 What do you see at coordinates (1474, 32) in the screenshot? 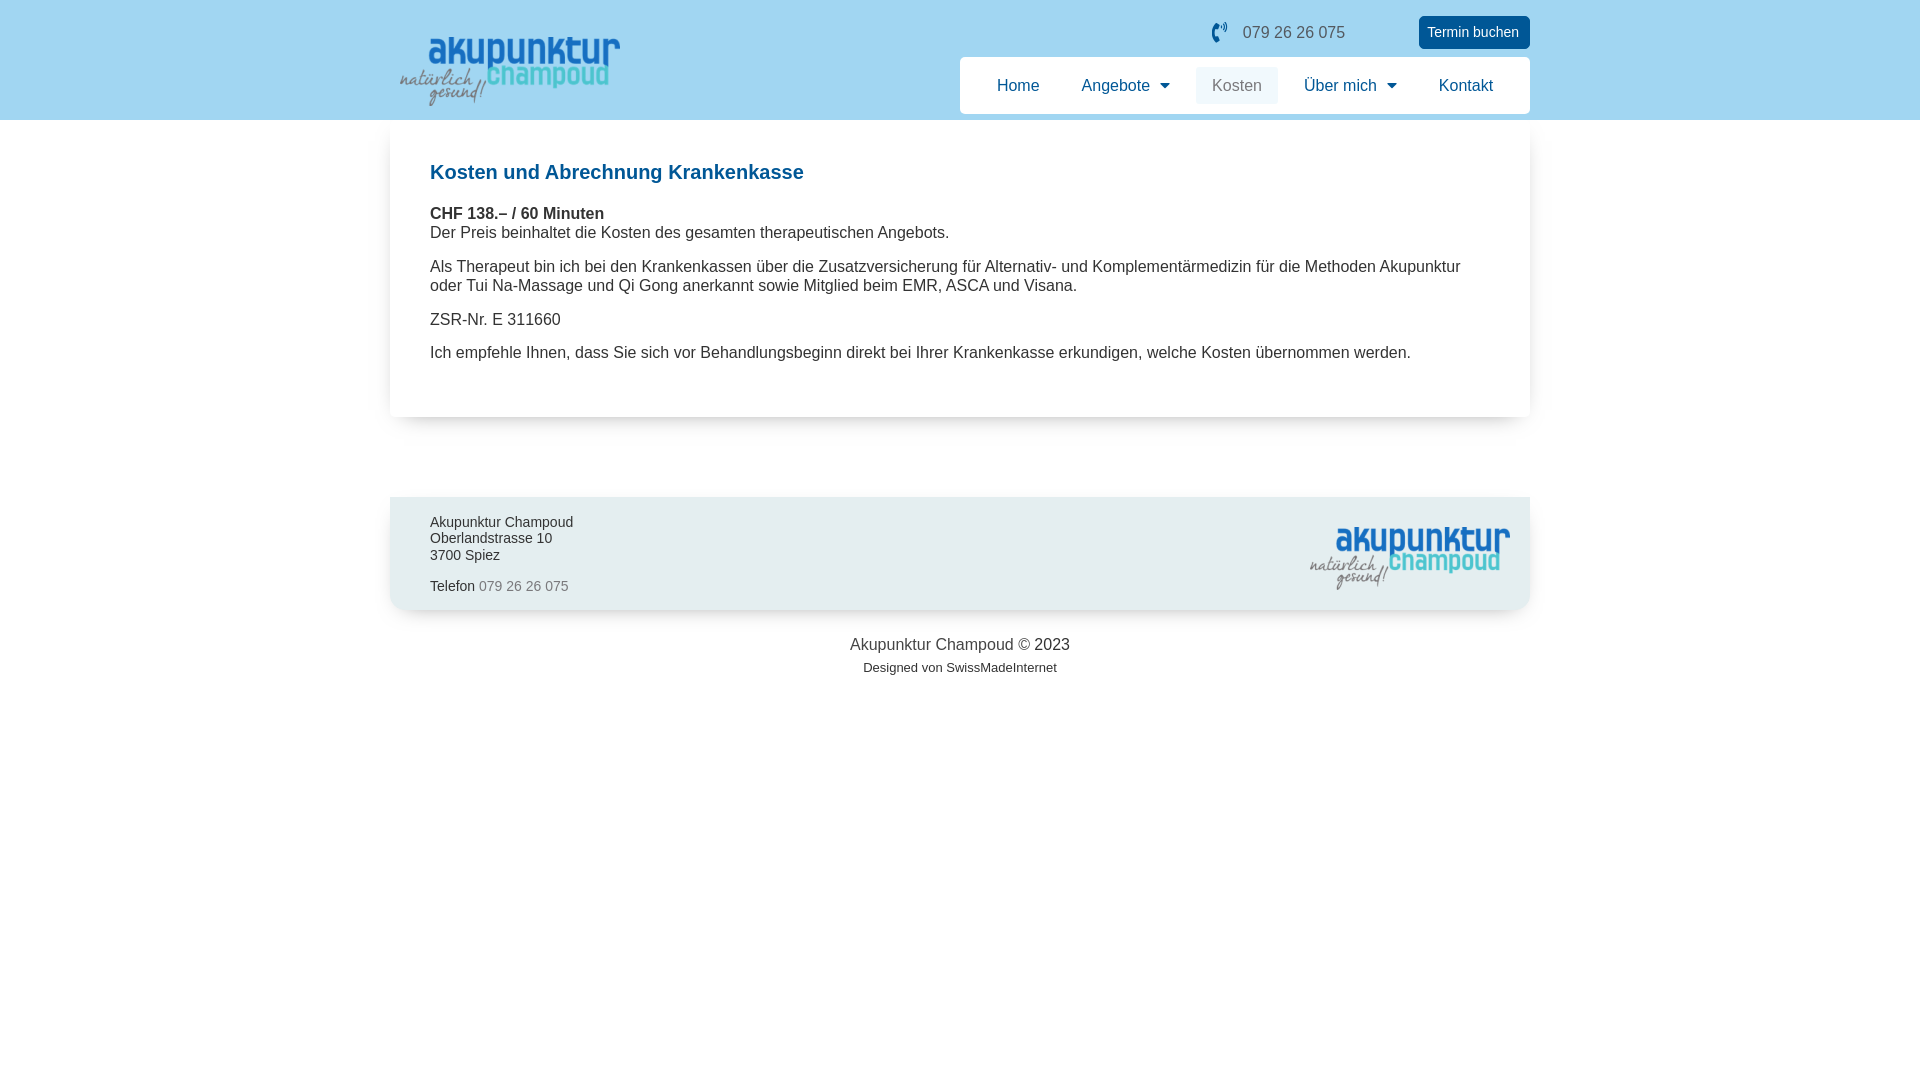
I see `'Termin buchen'` at bounding box center [1474, 32].